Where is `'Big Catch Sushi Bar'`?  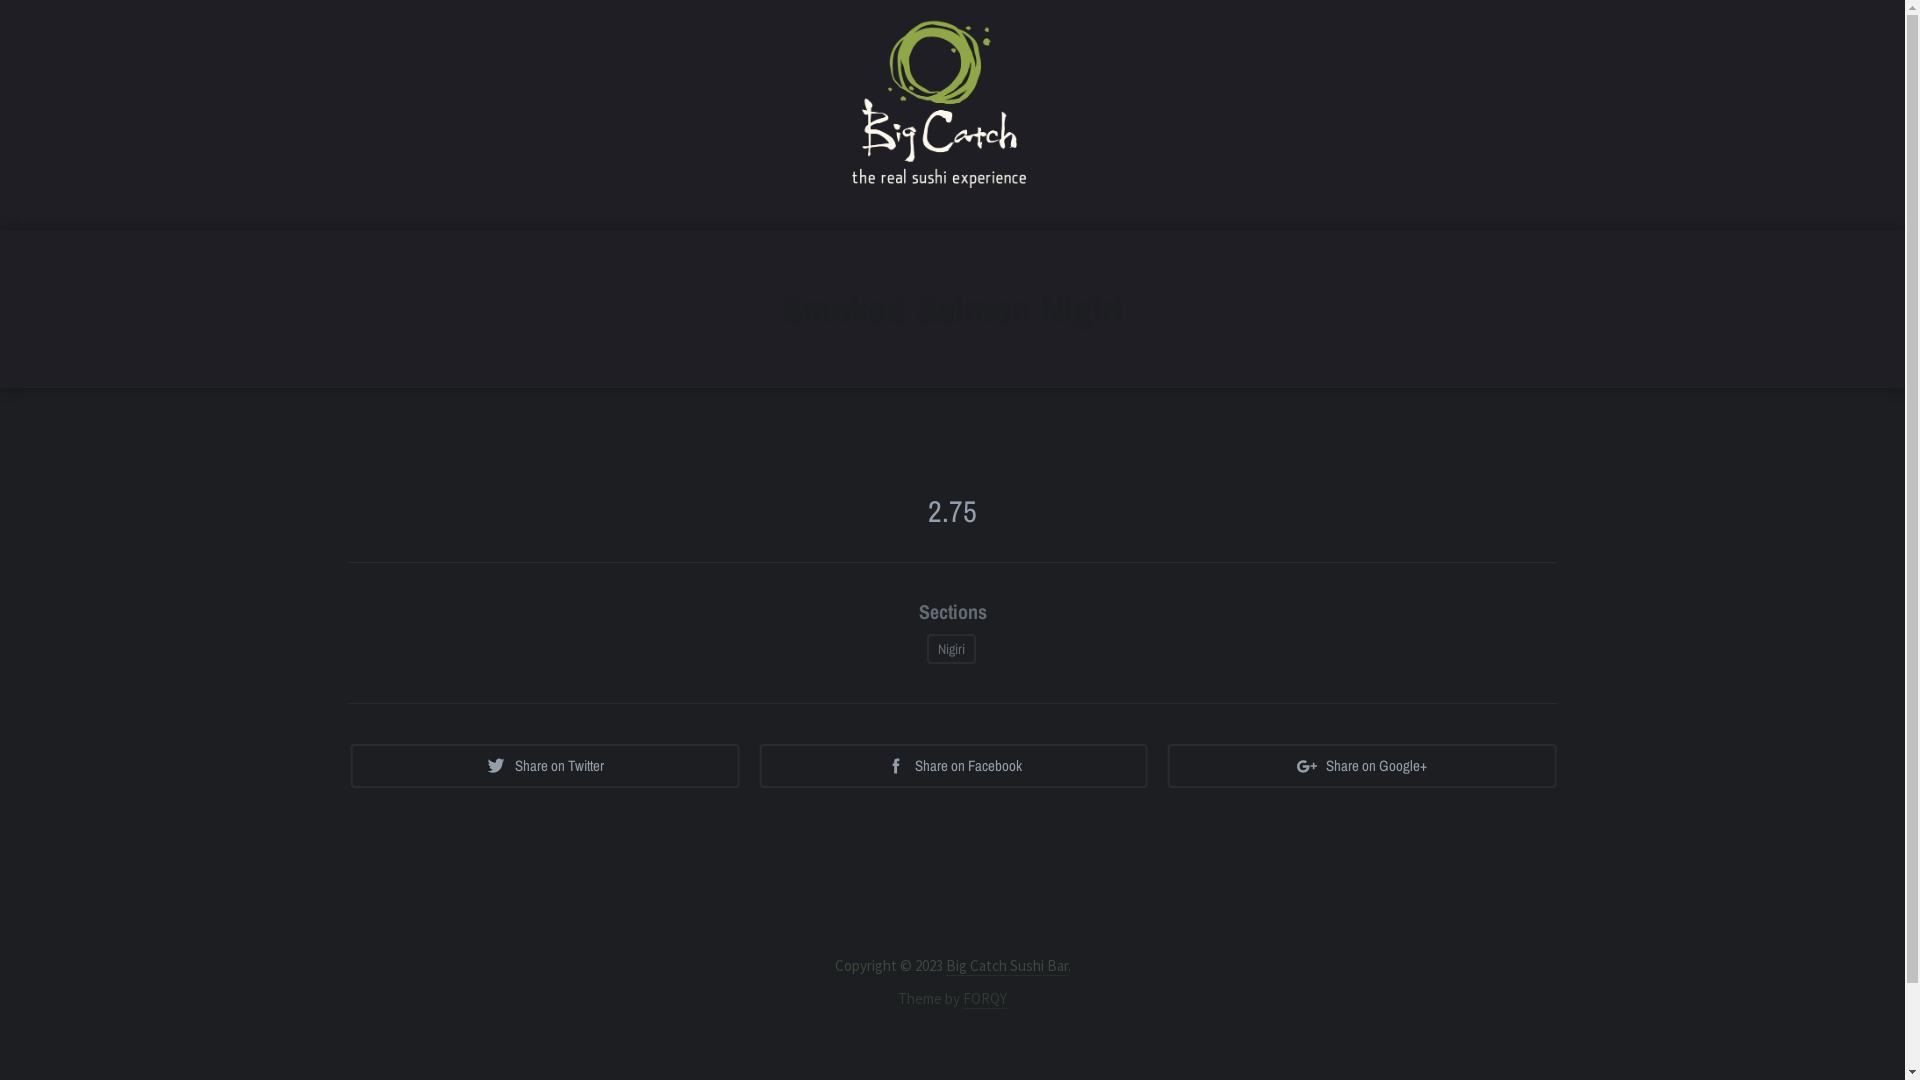 'Big Catch Sushi Bar' is located at coordinates (944, 964).